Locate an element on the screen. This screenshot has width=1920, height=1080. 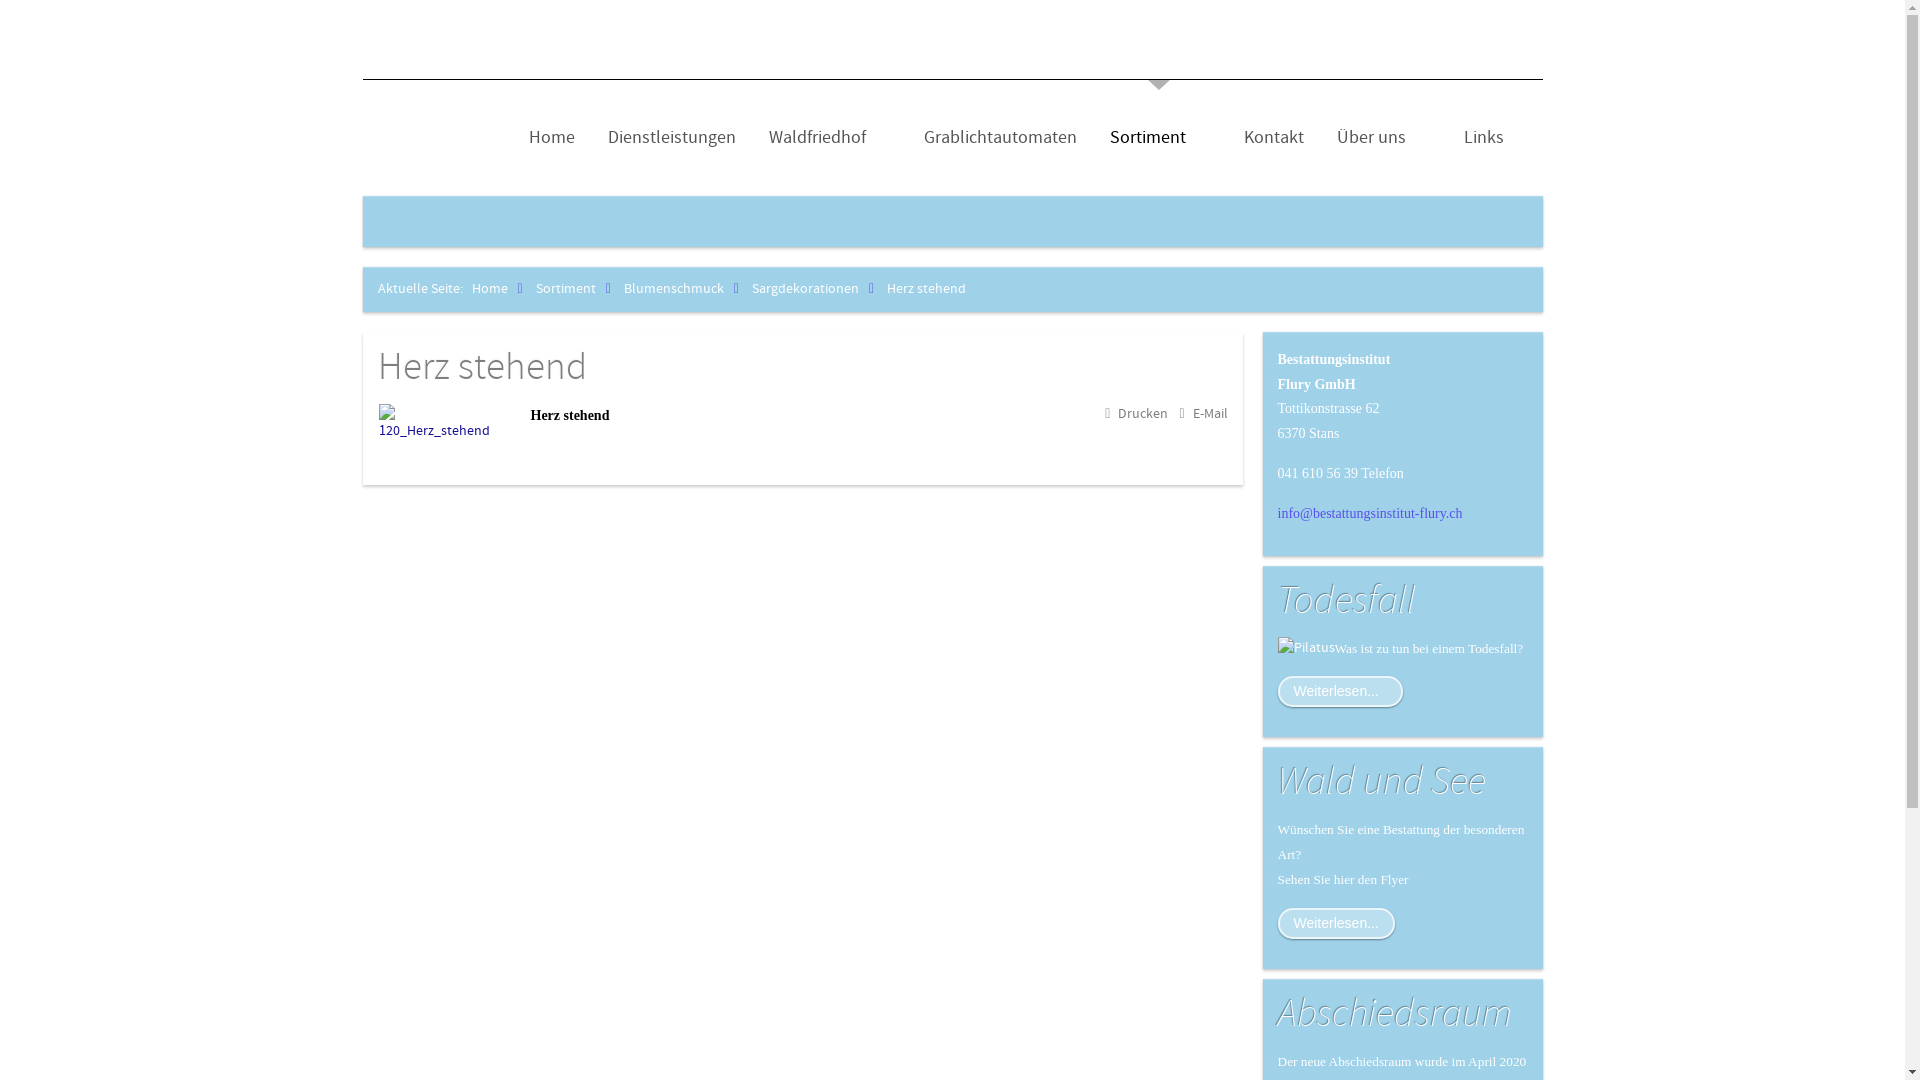
'info@bestattungsinstitut-flury.ch' is located at coordinates (1369, 512).